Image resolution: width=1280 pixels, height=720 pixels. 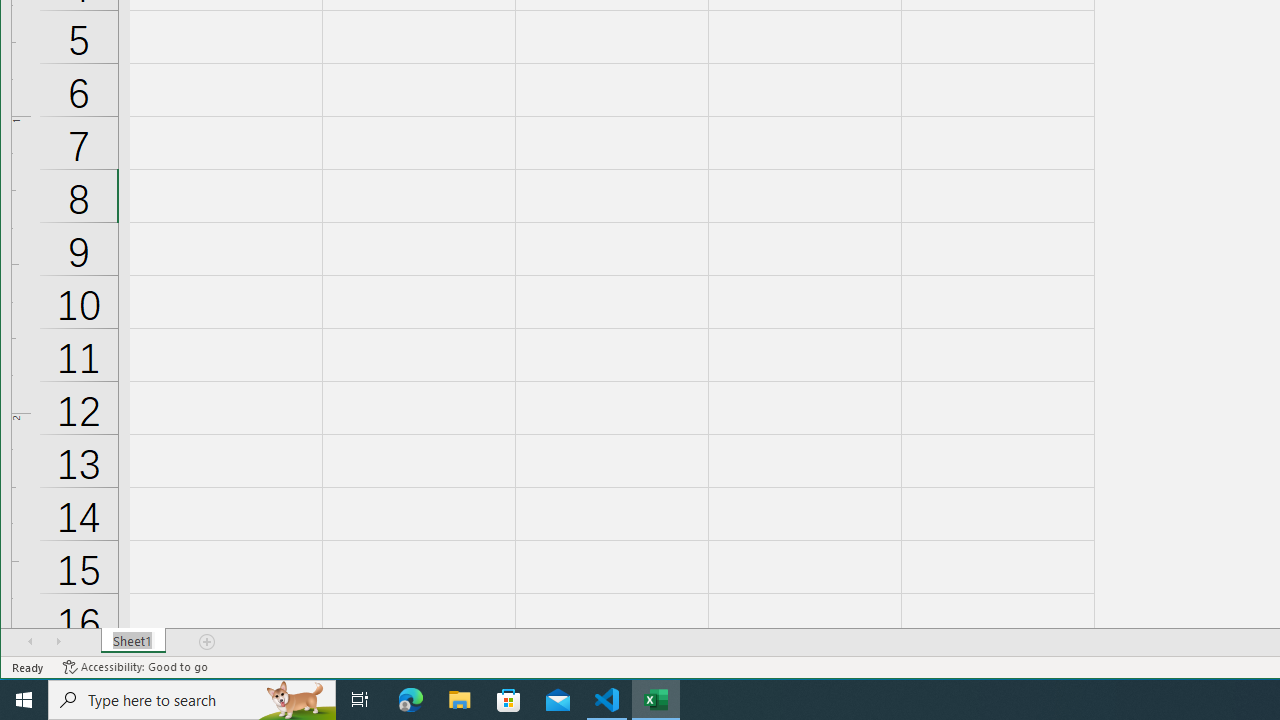 What do you see at coordinates (134, 667) in the screenshot?
I see `'Accessibility Checker Accessibility: Good to go'` at bounding box center [134, 667].